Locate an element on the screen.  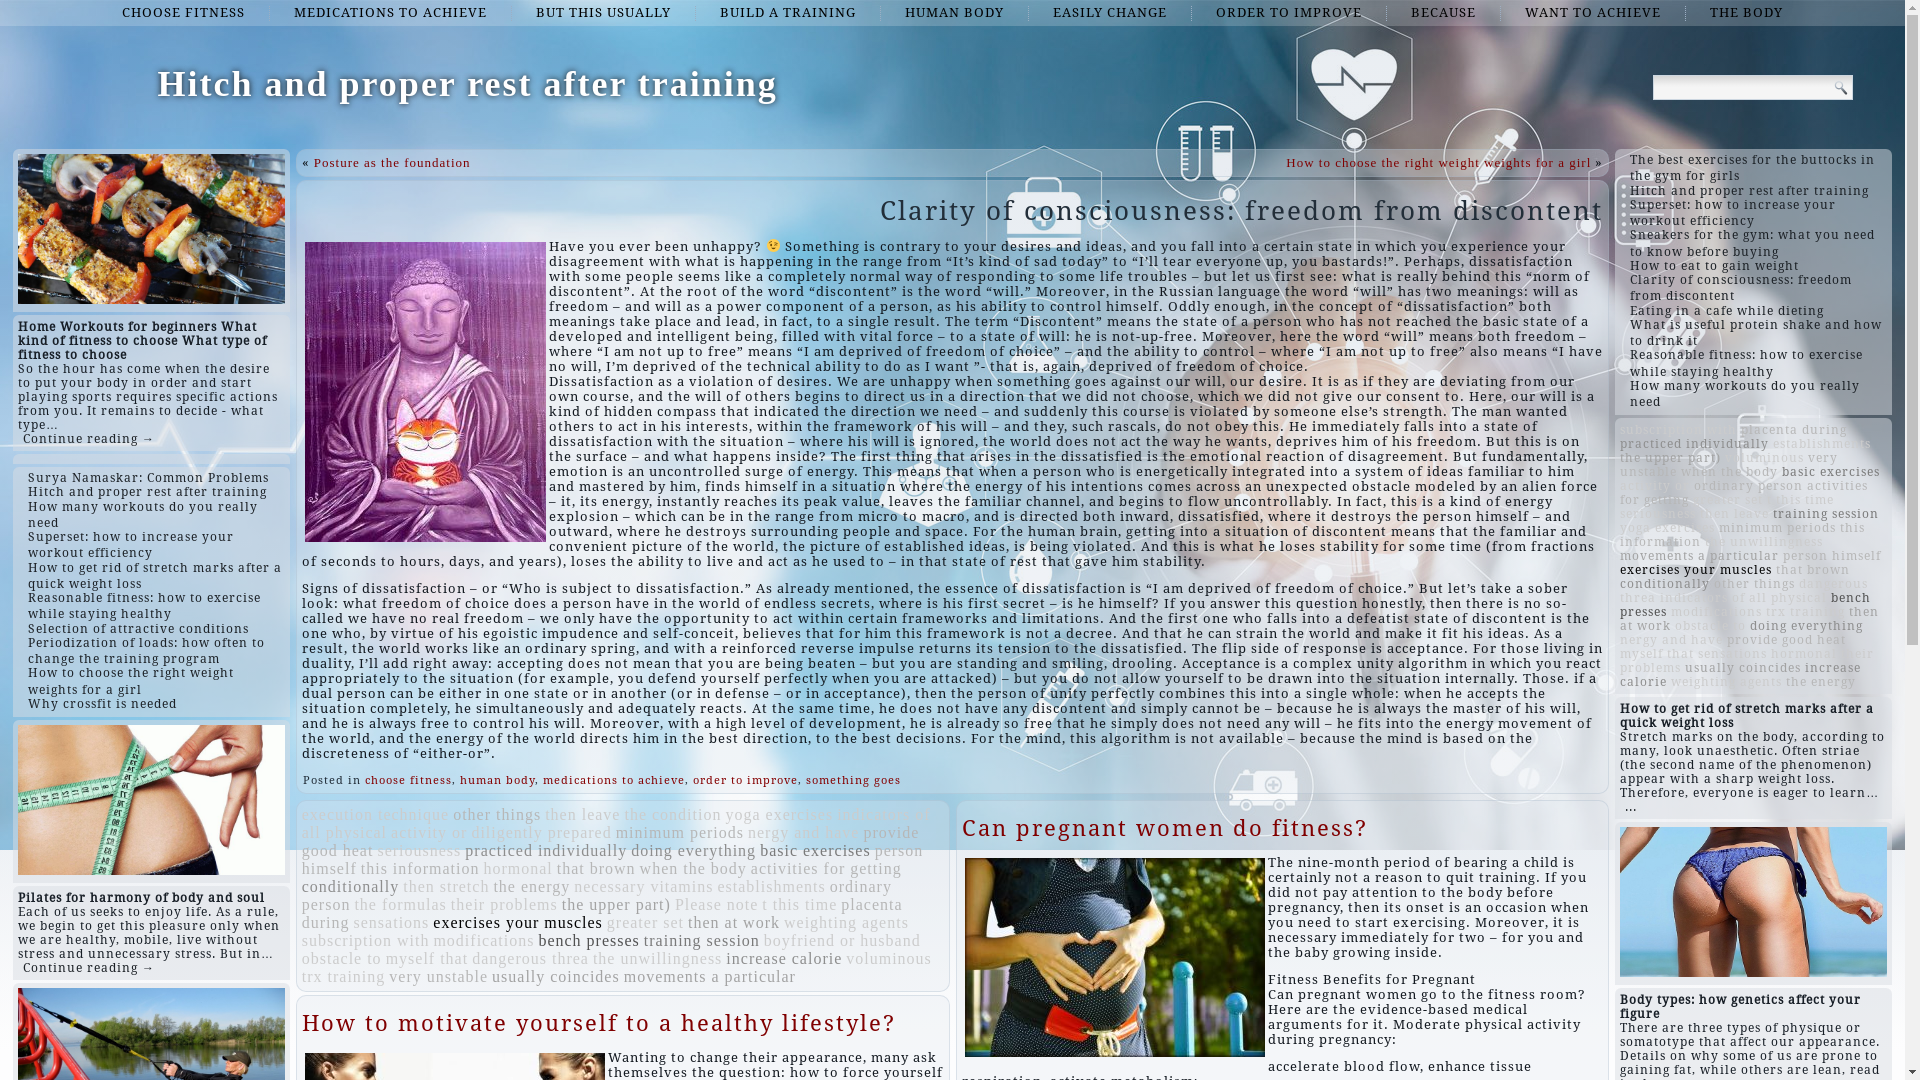
'How many workouts do you really need' is located at coordinates (142, 514).